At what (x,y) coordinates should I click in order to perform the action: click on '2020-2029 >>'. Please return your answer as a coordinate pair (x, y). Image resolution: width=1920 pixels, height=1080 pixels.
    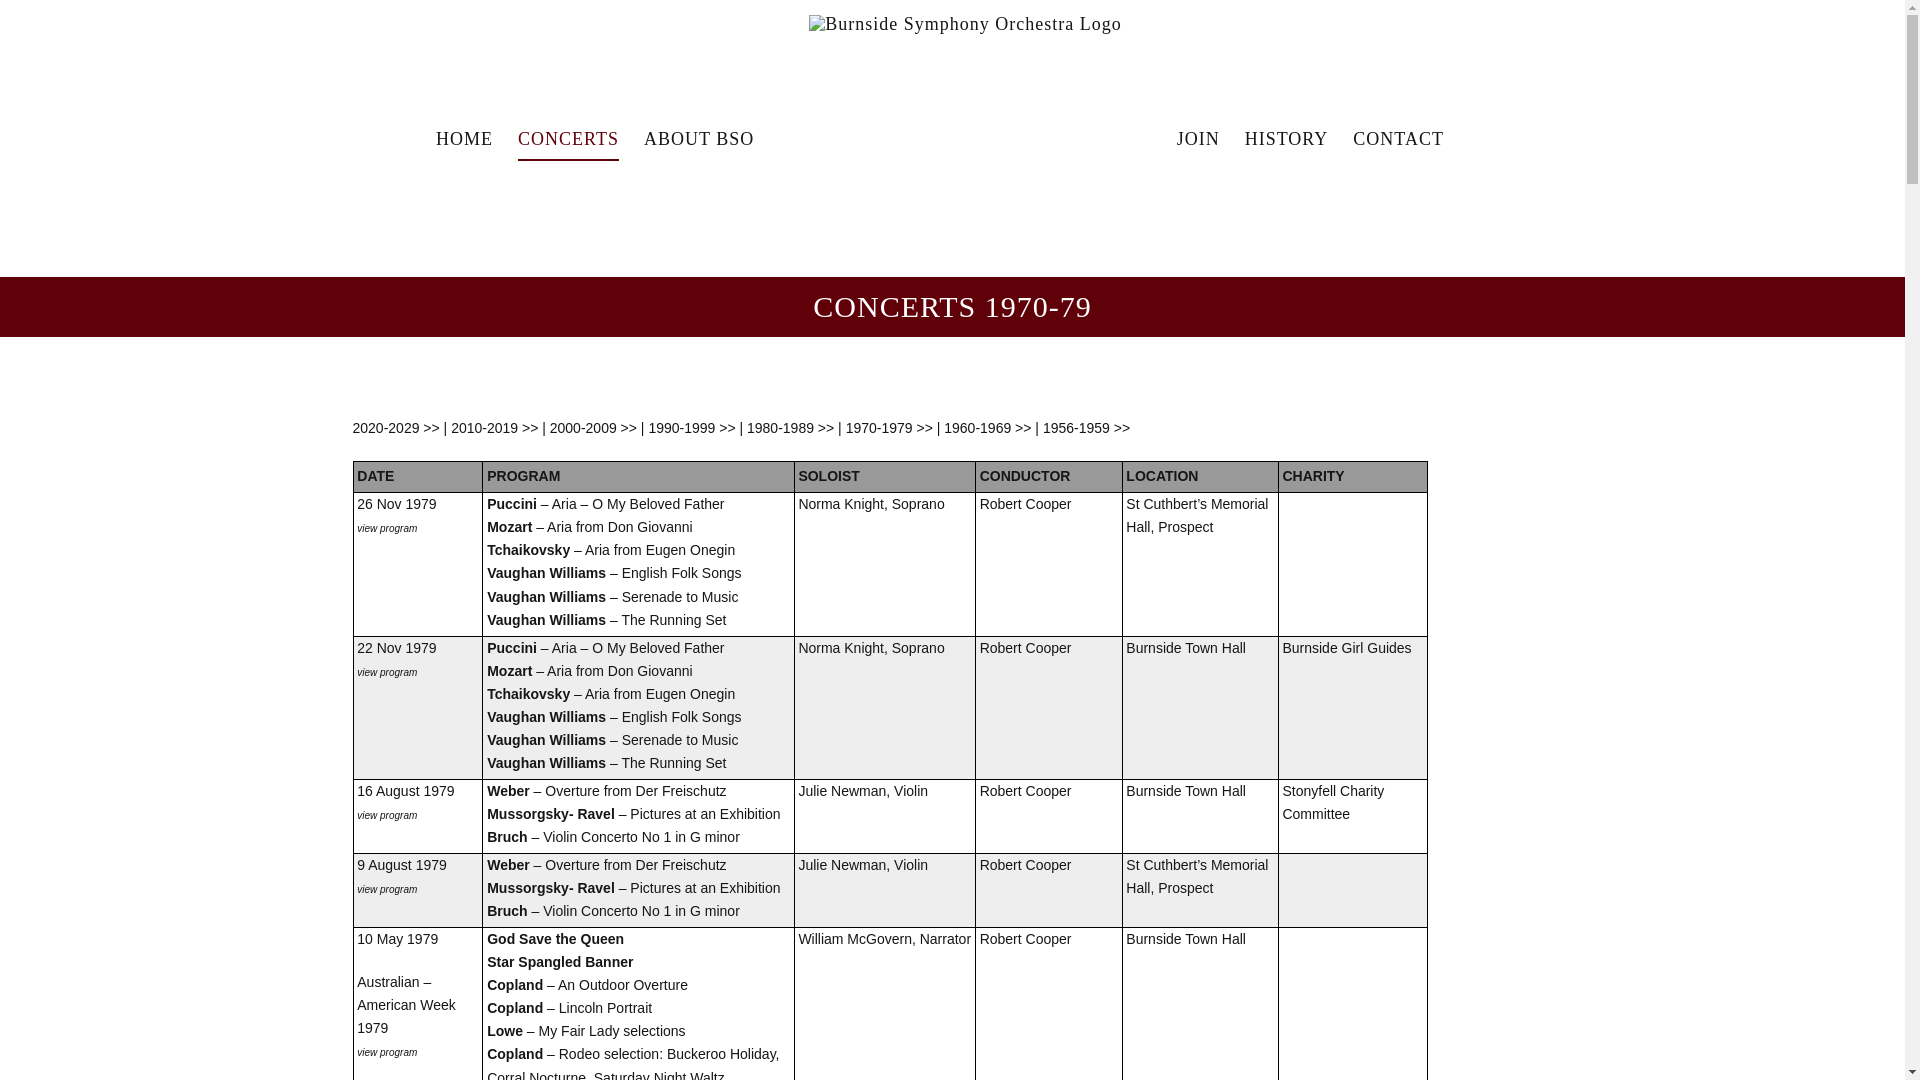
    Looking at the image, I should click on (395, 427).